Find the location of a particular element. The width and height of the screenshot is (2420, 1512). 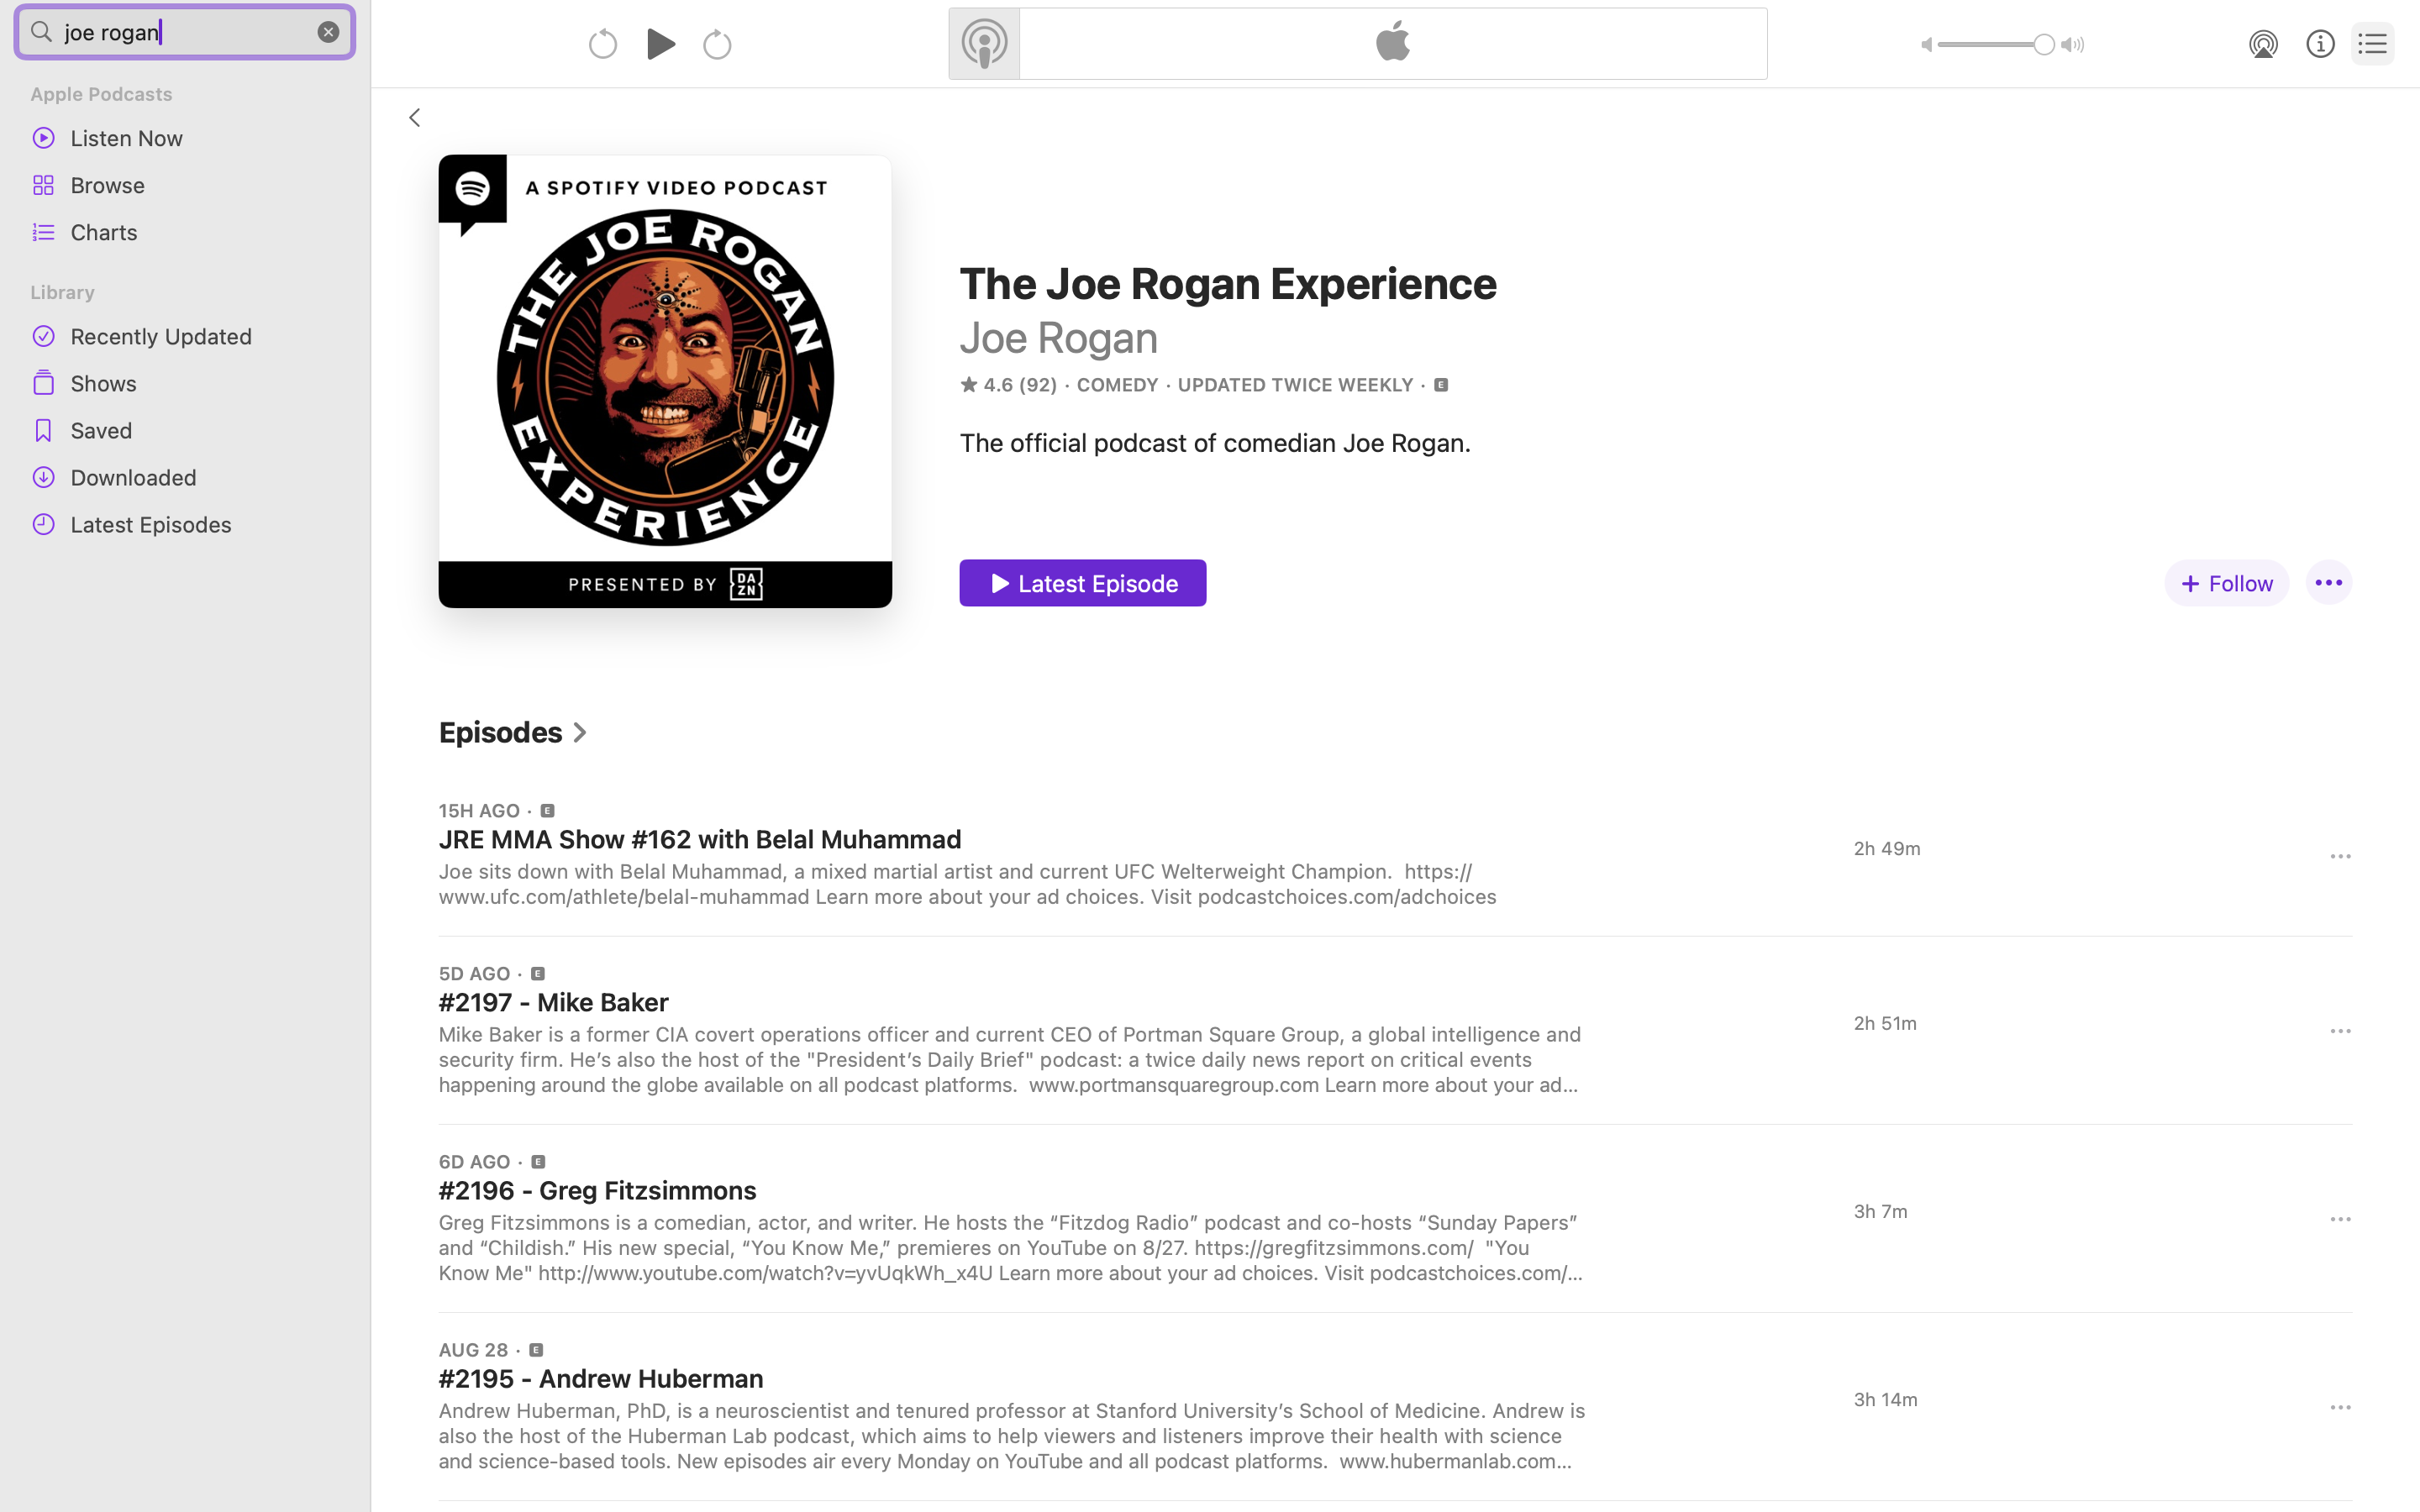

'1.0' is located at coordinates (1996, 44).